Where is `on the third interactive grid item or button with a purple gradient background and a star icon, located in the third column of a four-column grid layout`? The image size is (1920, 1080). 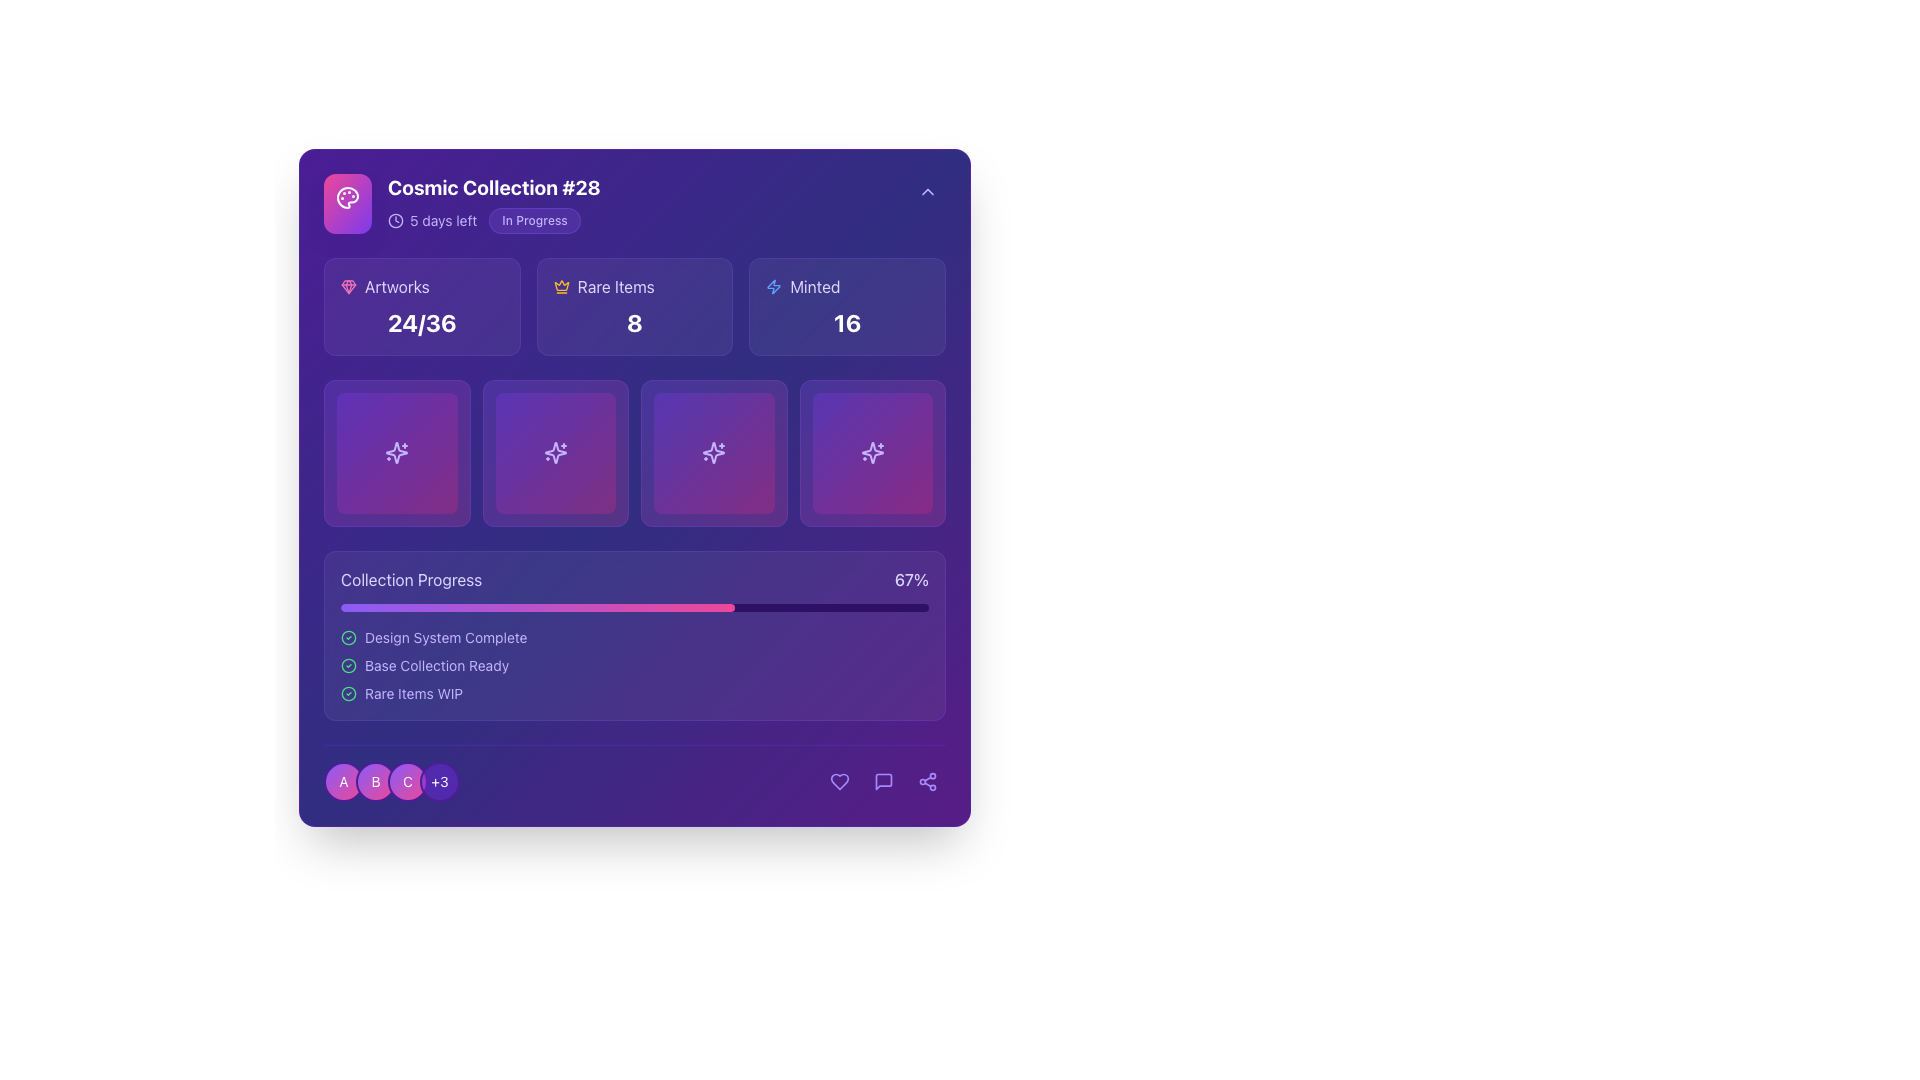
on the third interactive grid item or button with a purple gradient background and a star icon, located in the third column of a four-column grid layout is located at coordinates (633, 452).